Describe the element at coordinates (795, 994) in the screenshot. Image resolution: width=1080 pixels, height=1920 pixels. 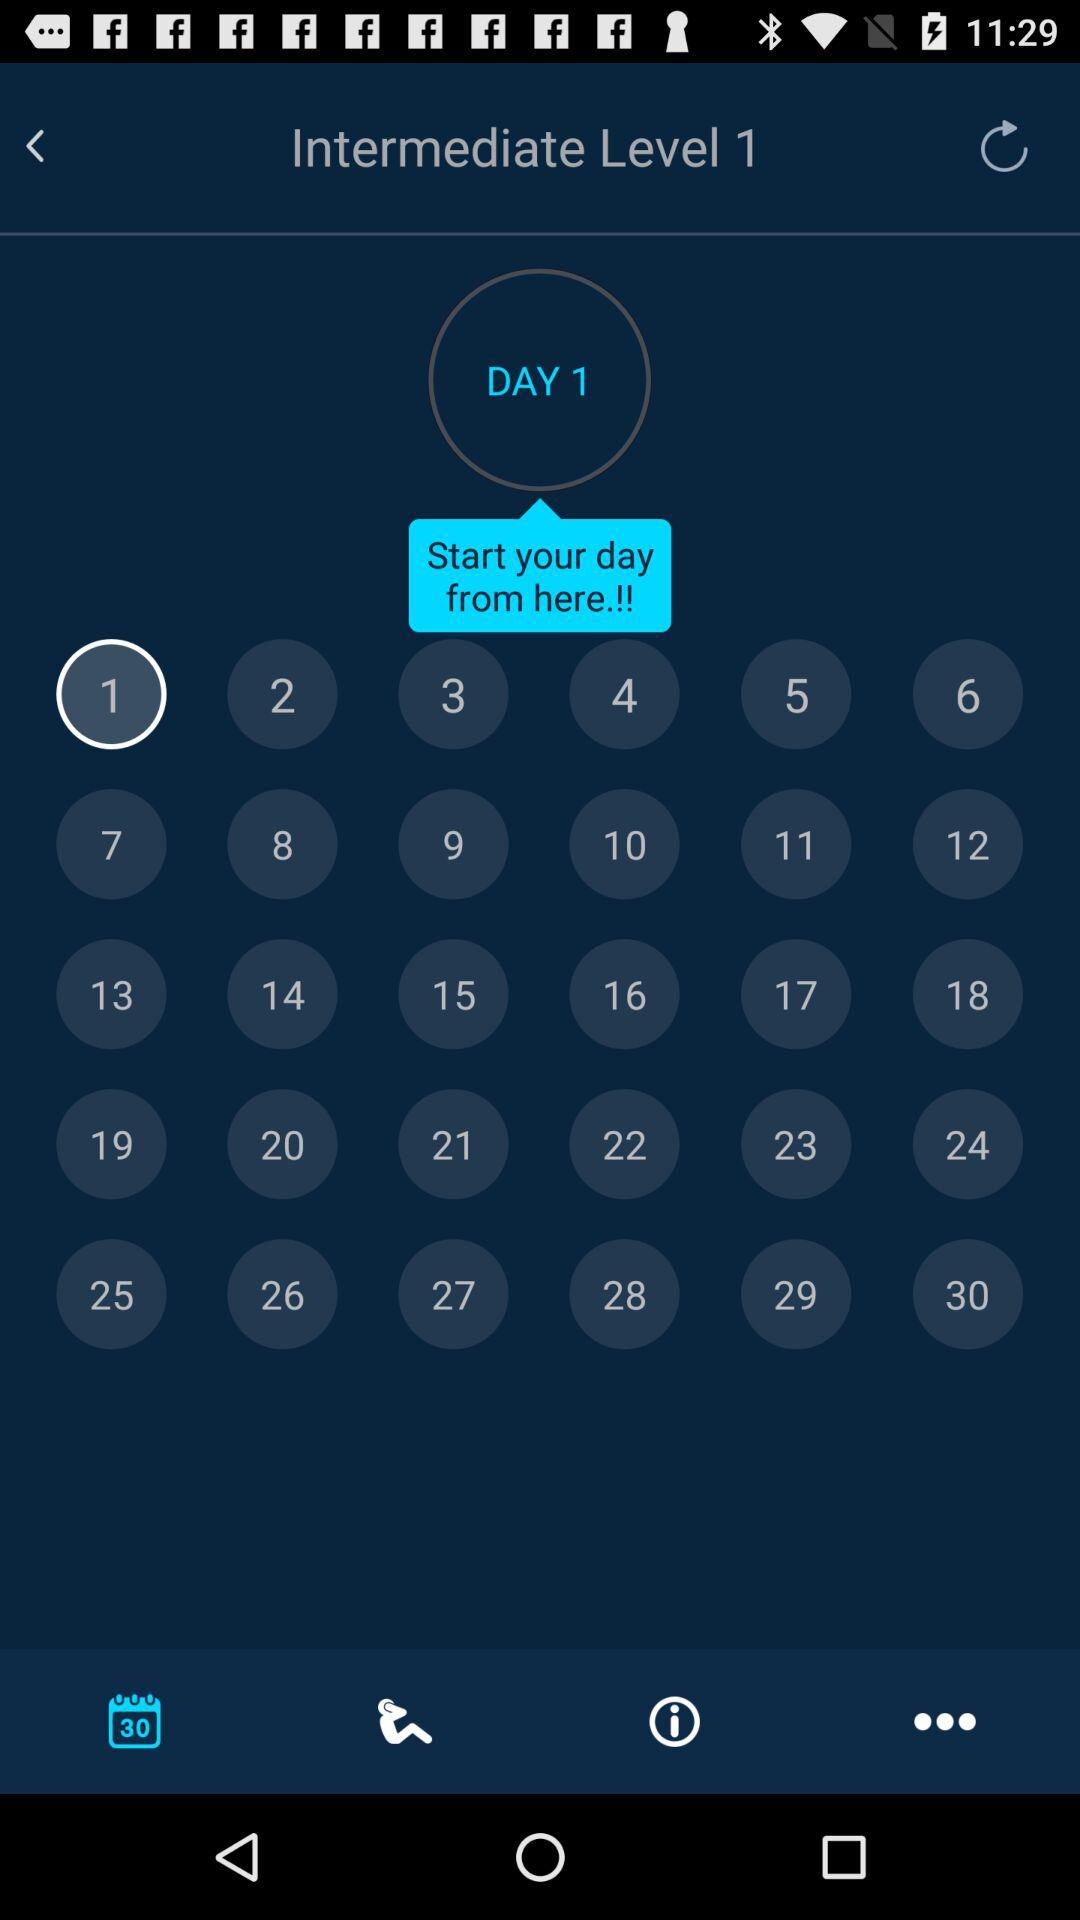
I see `day 17` at that location.